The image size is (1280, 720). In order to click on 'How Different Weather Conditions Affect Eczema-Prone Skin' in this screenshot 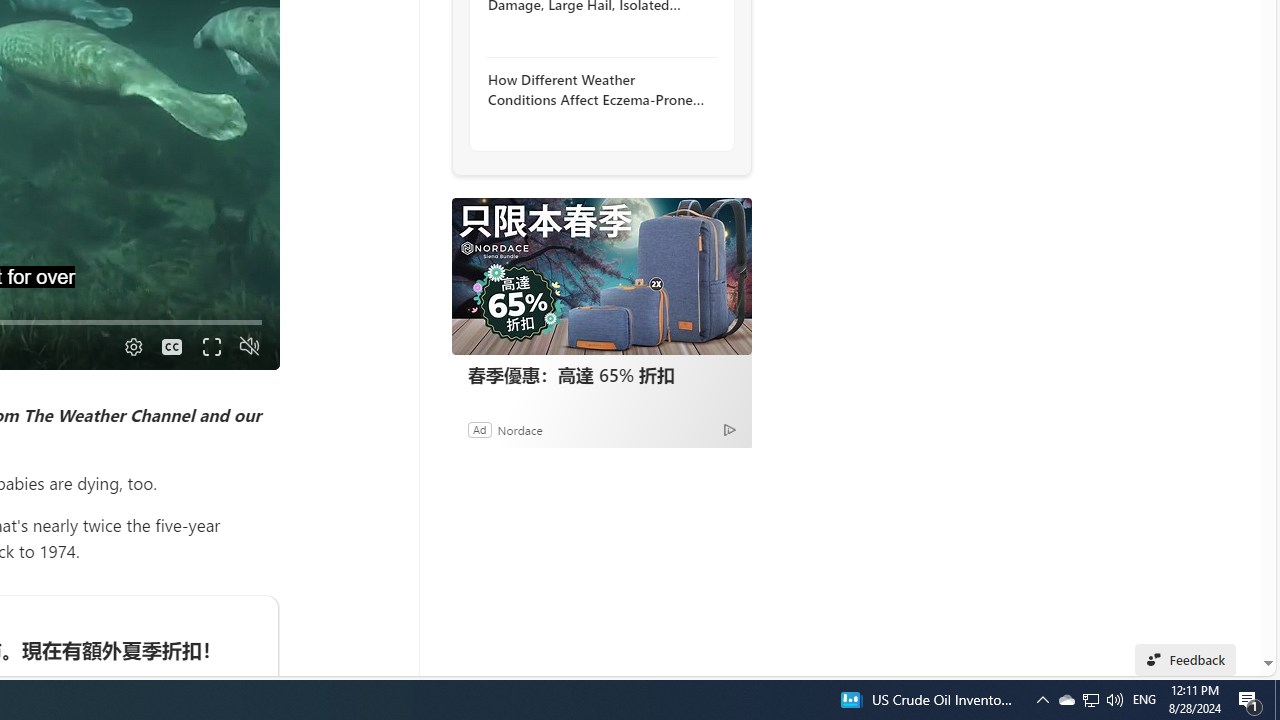, I will do `click(595, 88)`.